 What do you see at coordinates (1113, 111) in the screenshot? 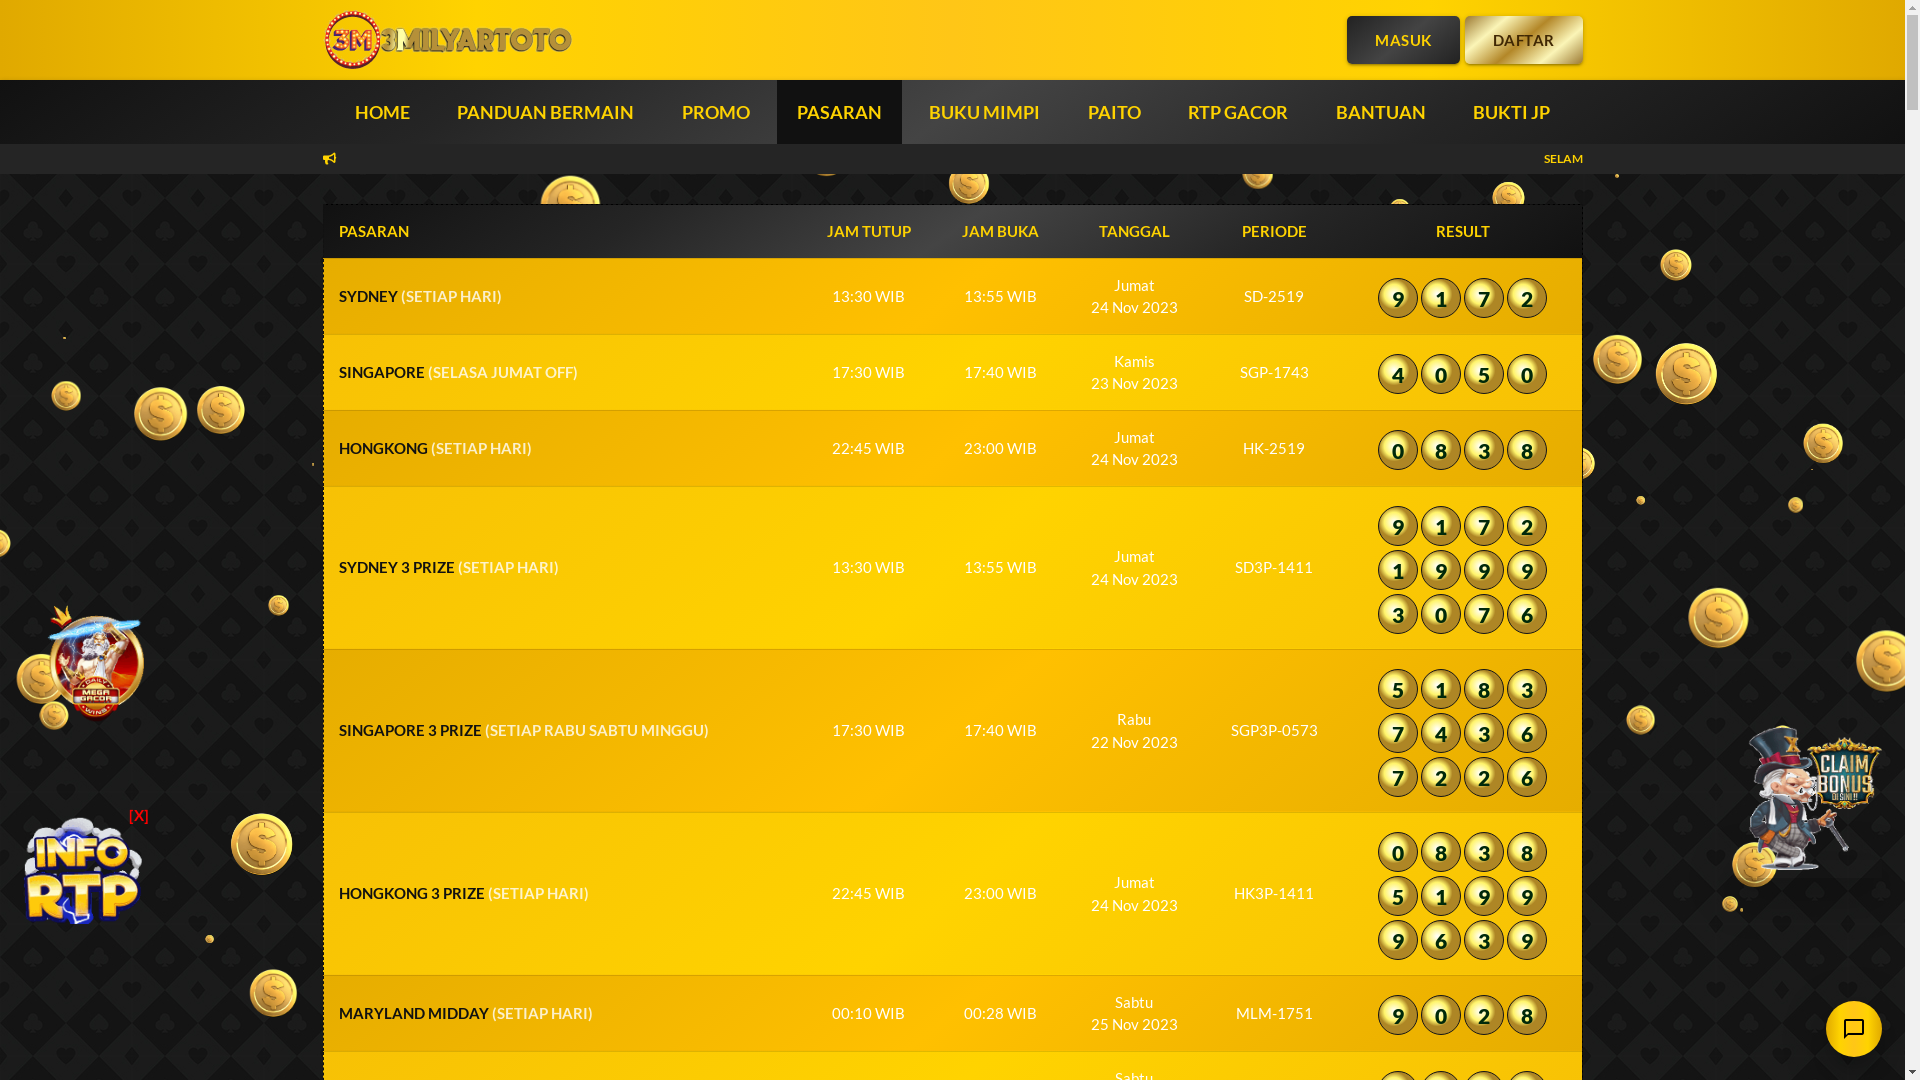
I see `'PAITO'` at bounding box center [1113, 111].